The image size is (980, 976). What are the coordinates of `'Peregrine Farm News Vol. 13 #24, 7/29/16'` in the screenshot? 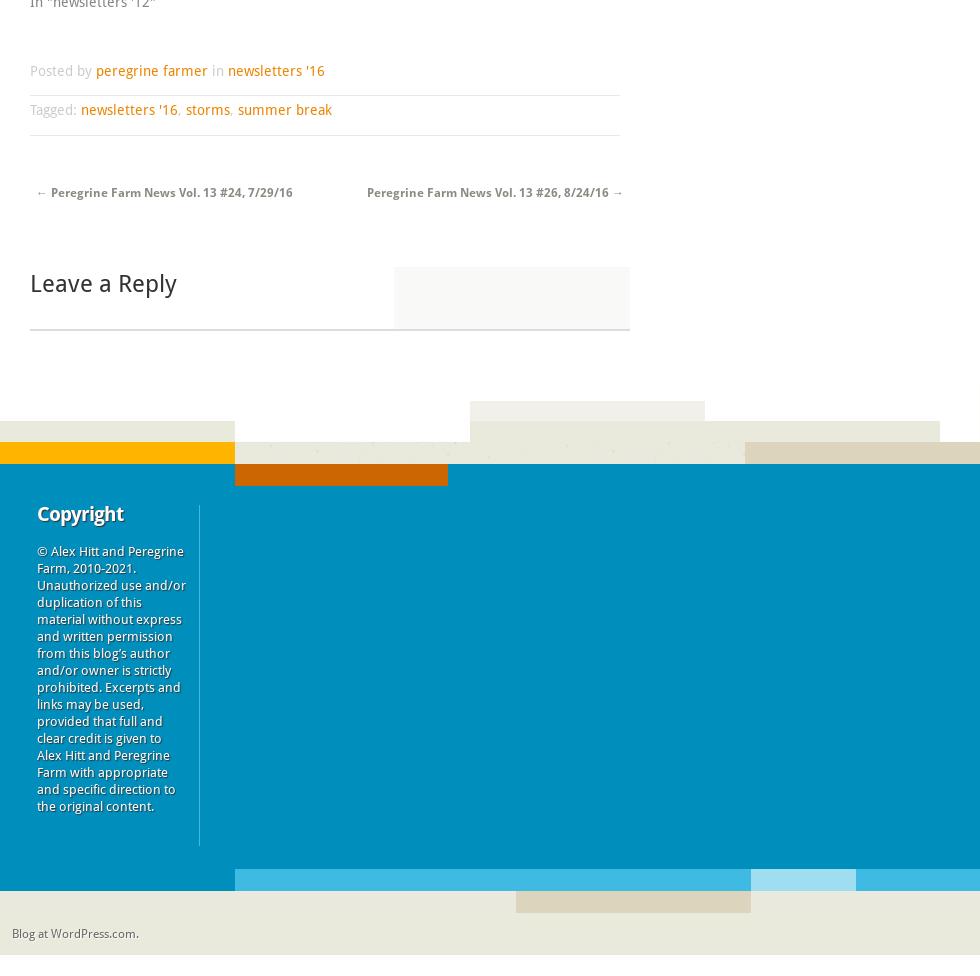 It's located at (170, 190).